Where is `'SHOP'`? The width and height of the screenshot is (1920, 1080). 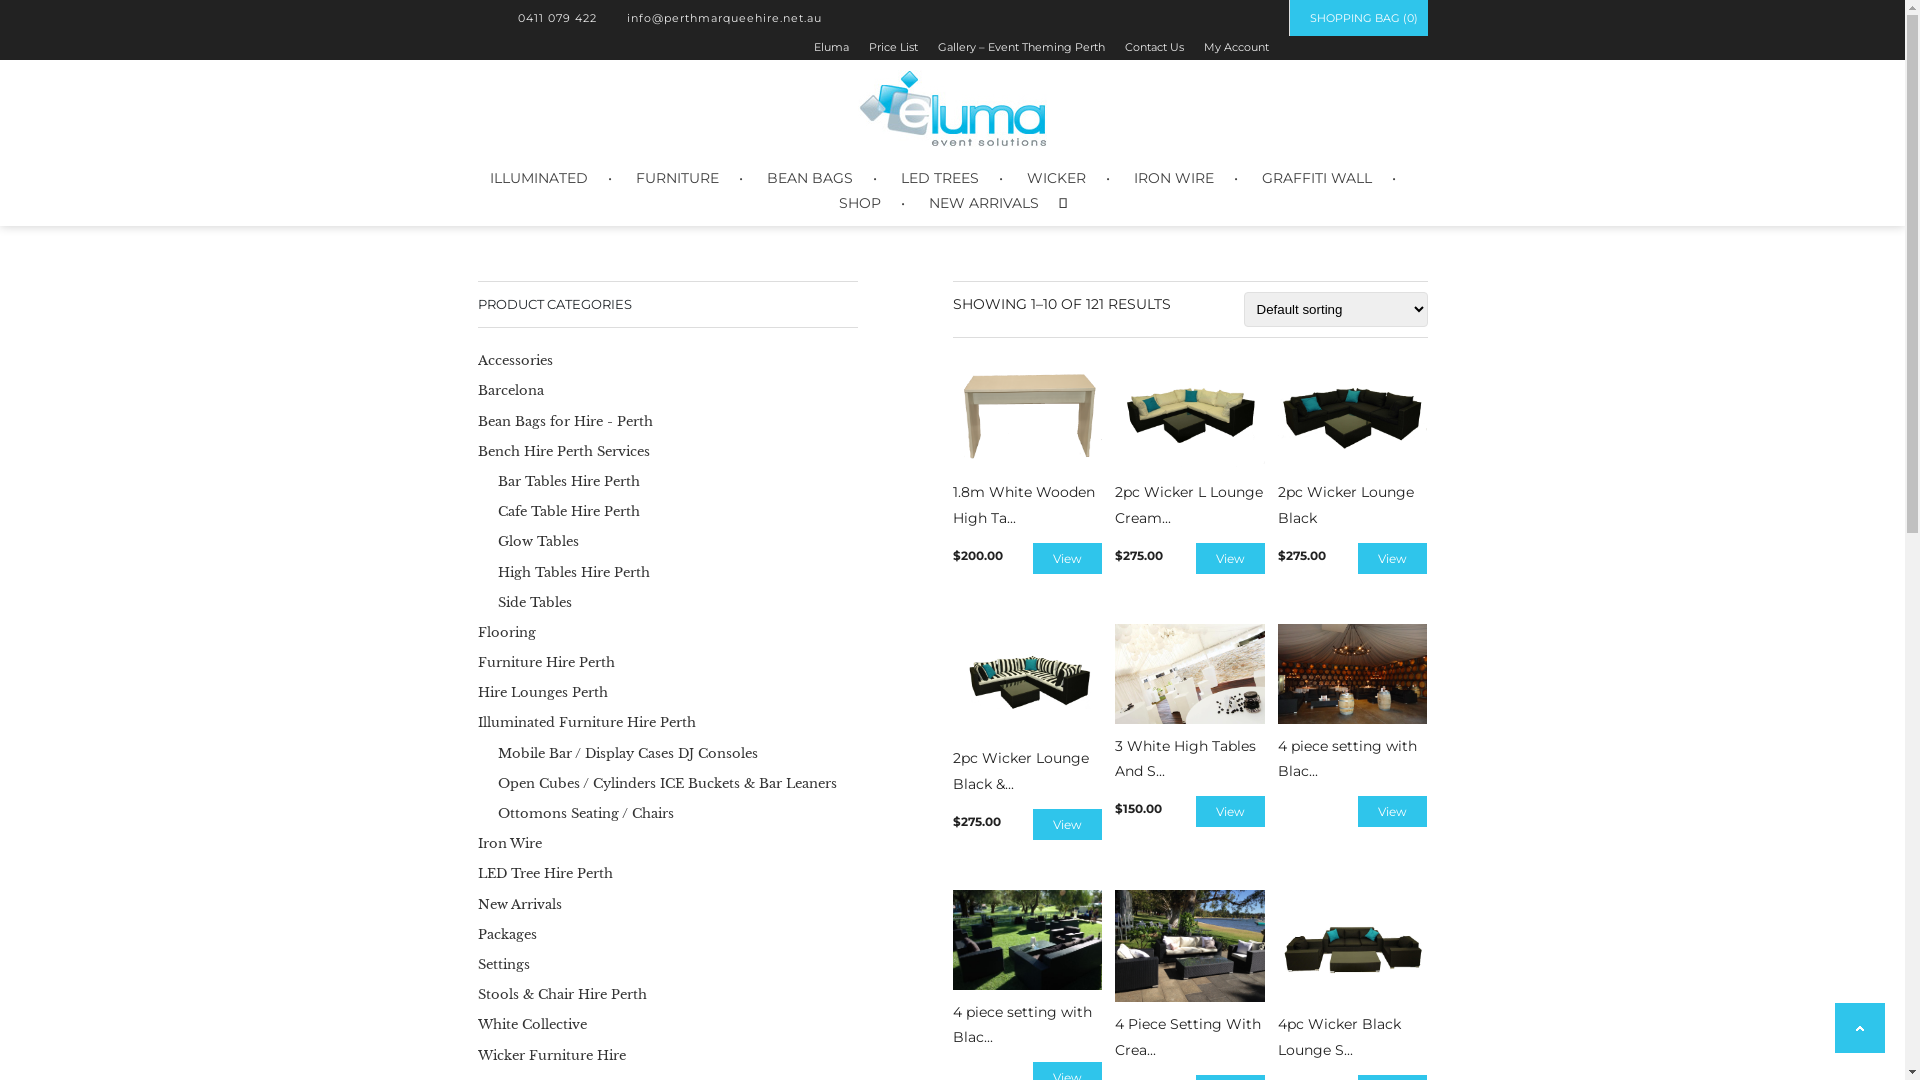 'SHOP' is located at coordinates (859, 203).